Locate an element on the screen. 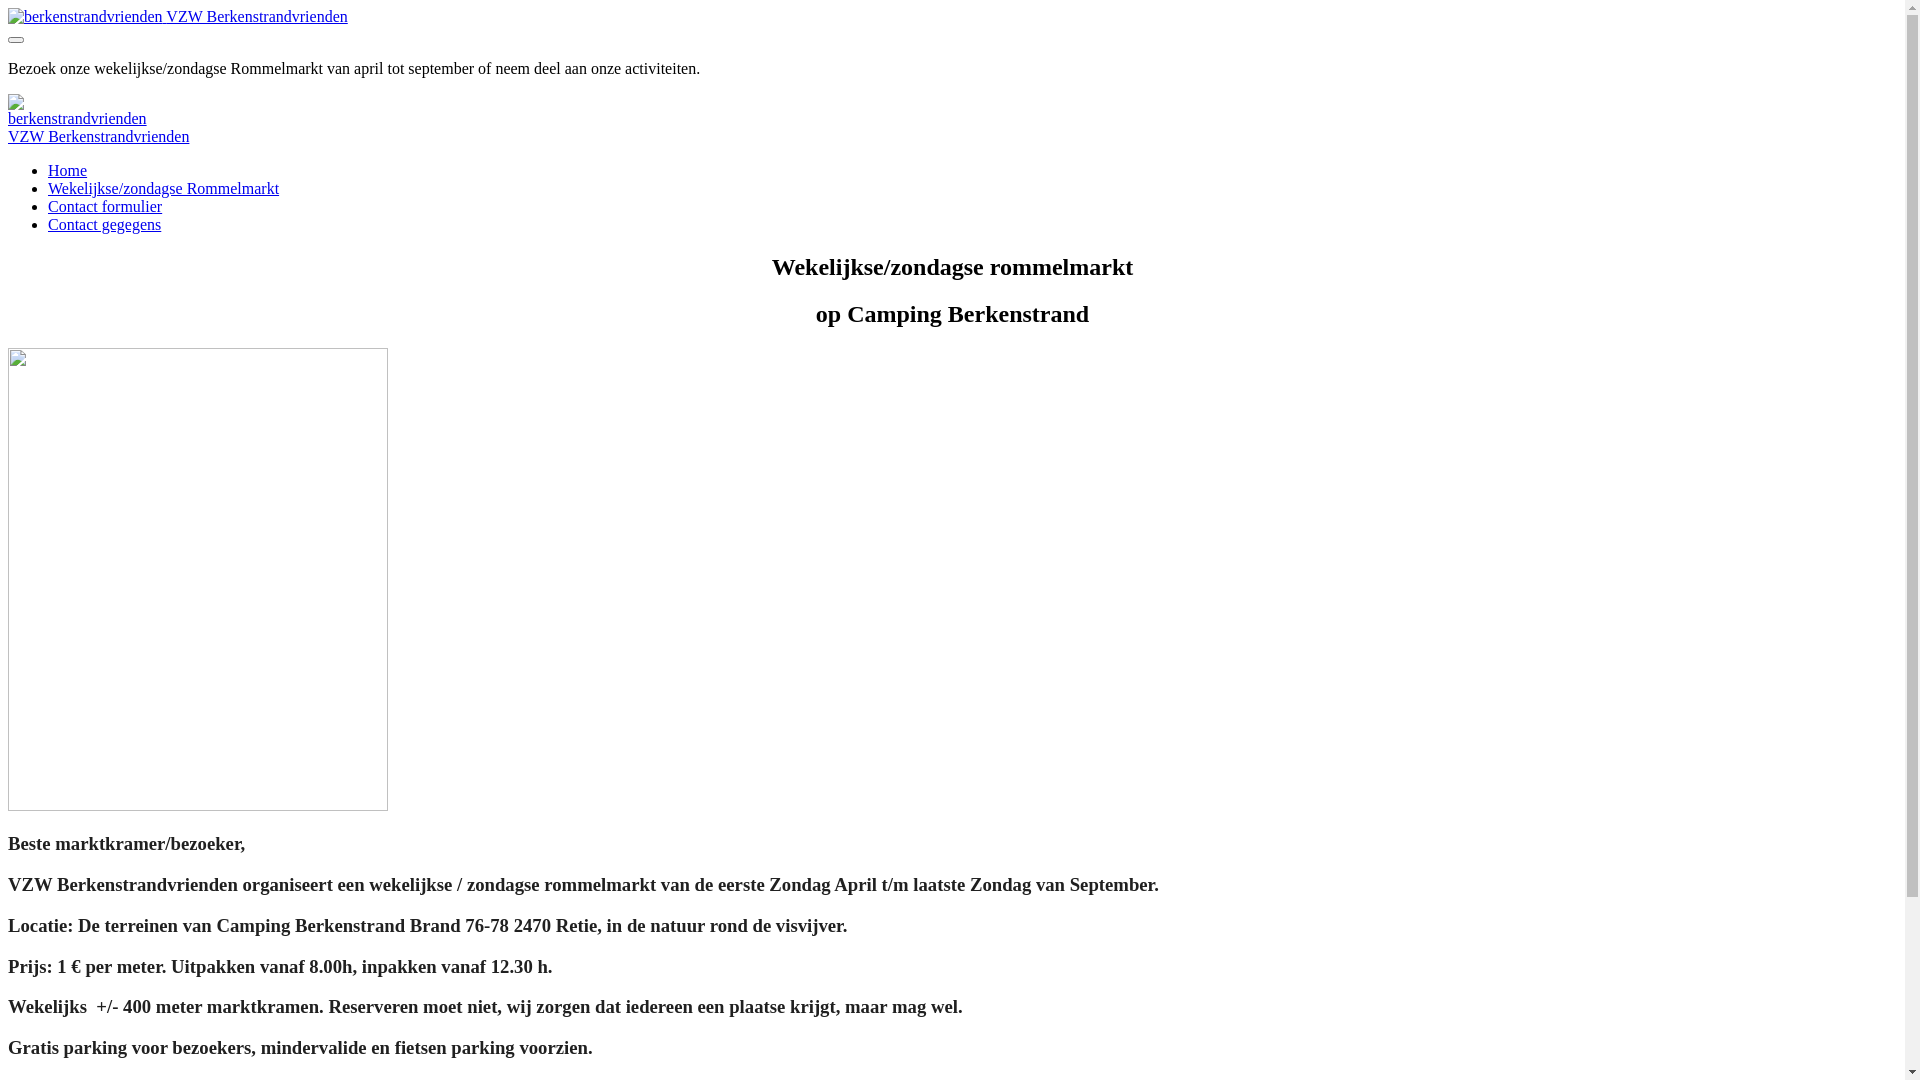 This screenshot has width=1920, height=1080. 'berkenstrandvrienden' is located at coordinates (84, 16).